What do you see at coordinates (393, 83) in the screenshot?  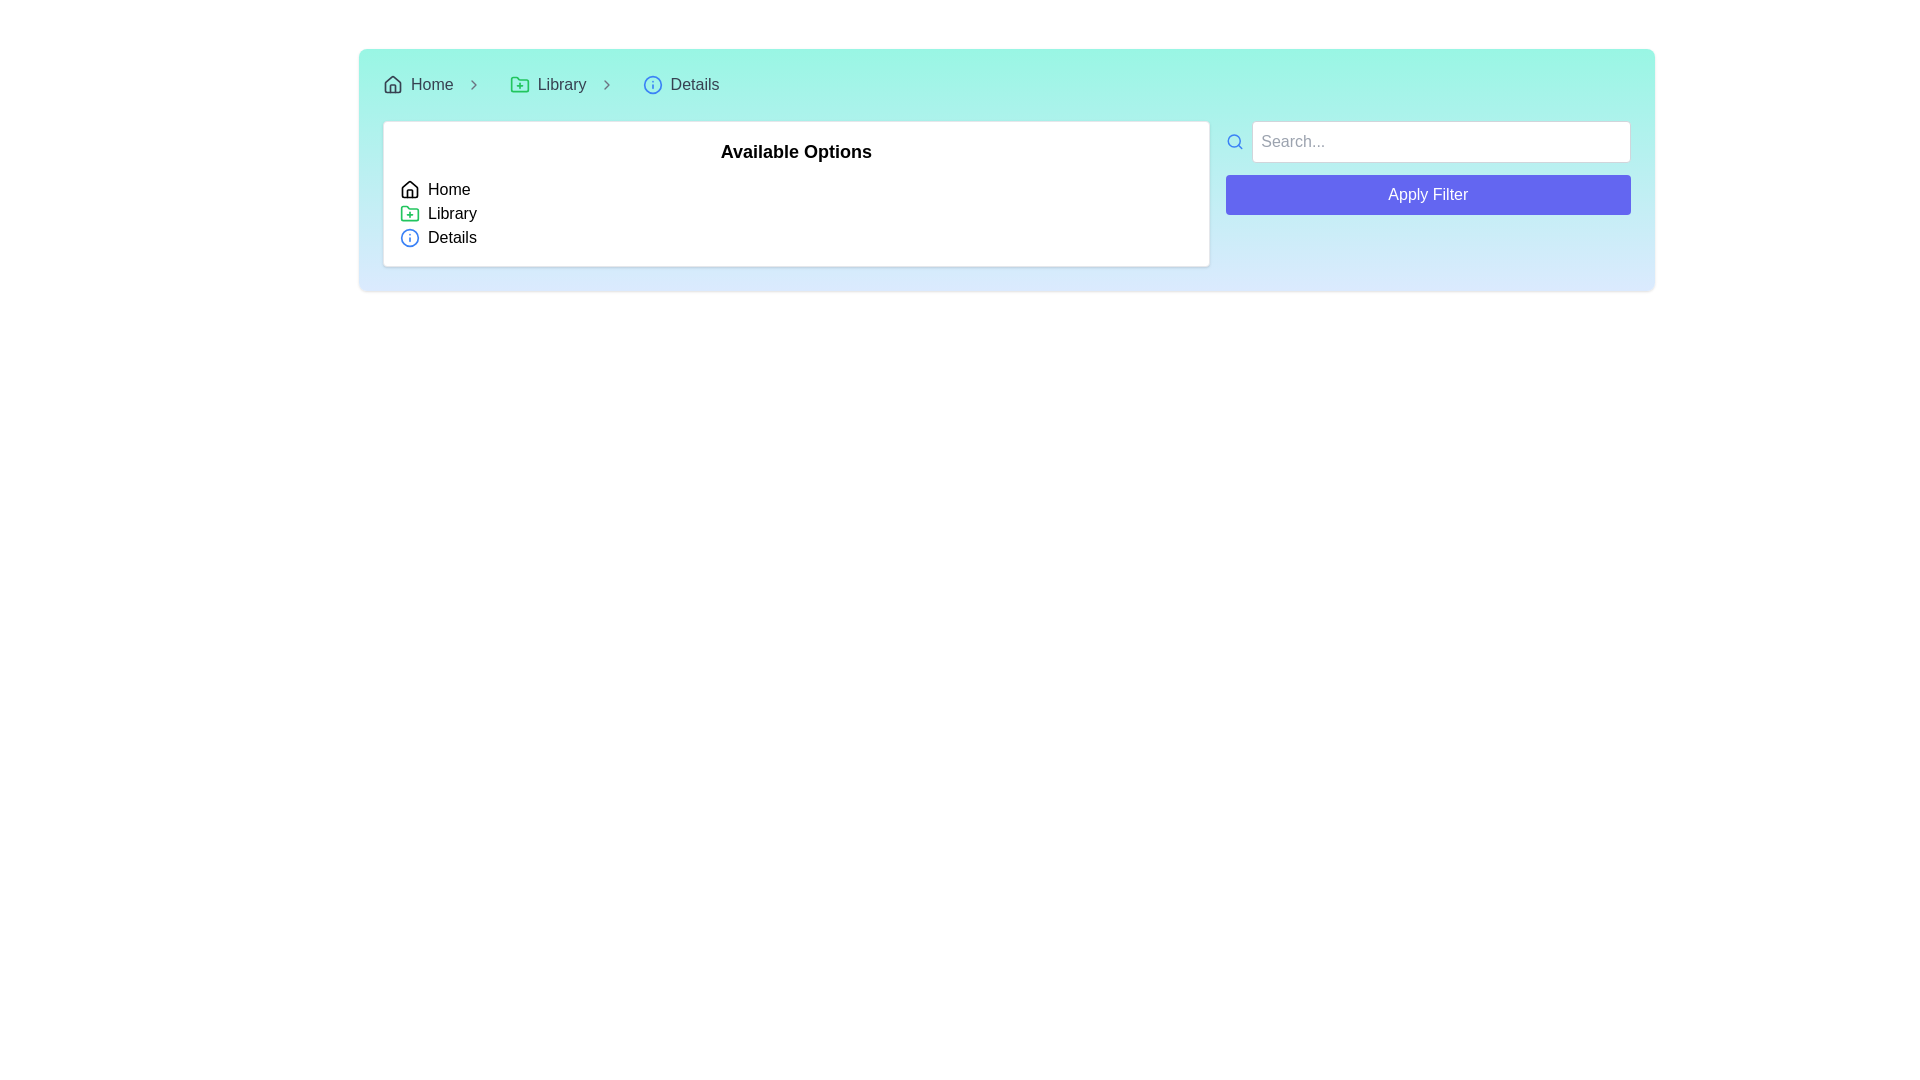 I see `the house icon in the breadcrumb navigation bar, which is visually represented as a 'Home' entity and located next to the 'Home' text` at bounding box center [393, 83].